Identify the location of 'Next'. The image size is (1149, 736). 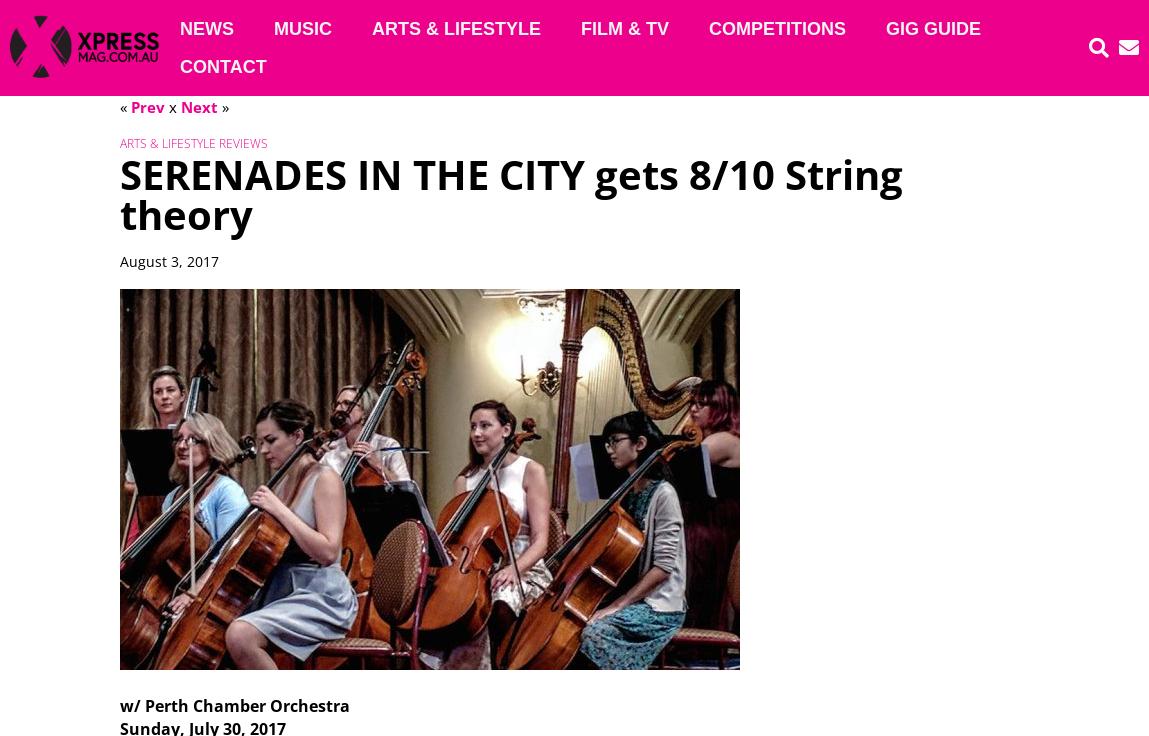
(197, 106).